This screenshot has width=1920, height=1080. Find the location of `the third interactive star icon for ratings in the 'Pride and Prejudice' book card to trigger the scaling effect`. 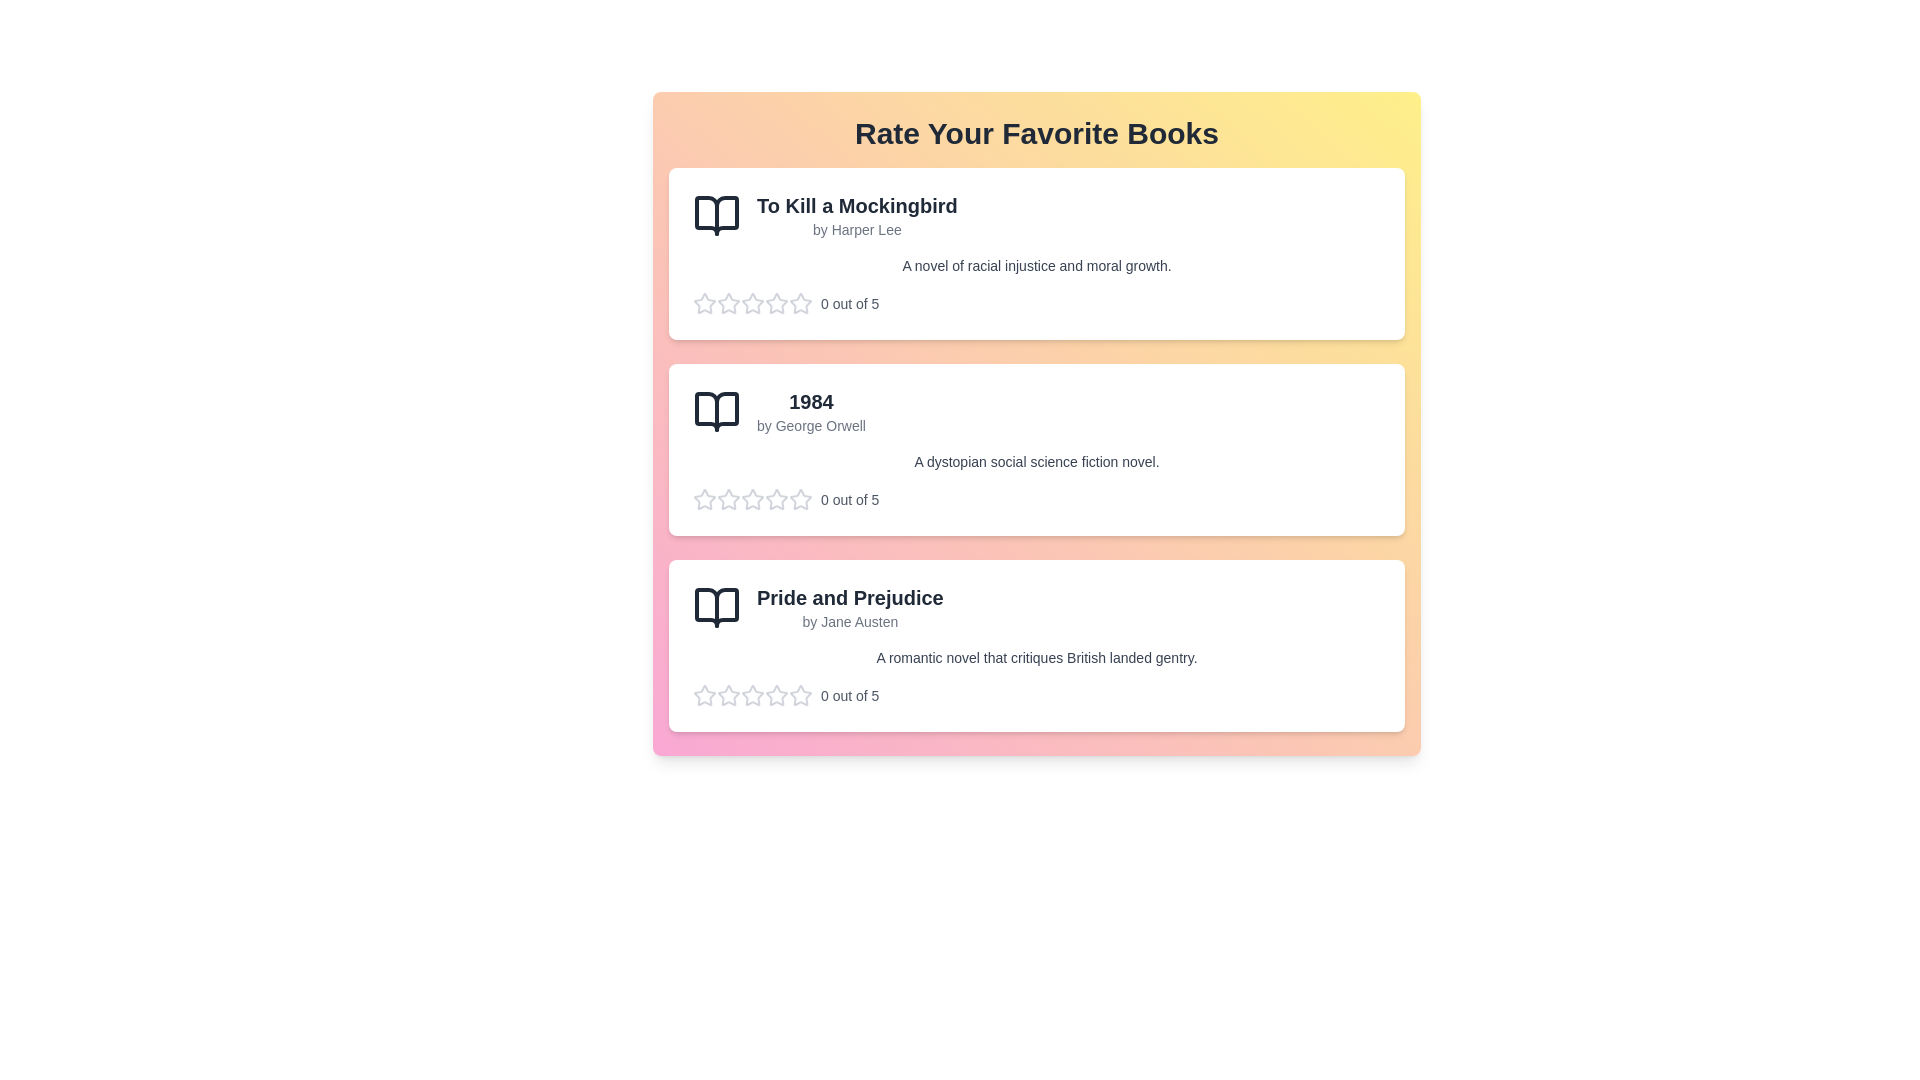

the third interactive star icon for ratings in the 'Pride and Prejudice' book card to trigger the scaling effect is located at coordinates (728, 694).